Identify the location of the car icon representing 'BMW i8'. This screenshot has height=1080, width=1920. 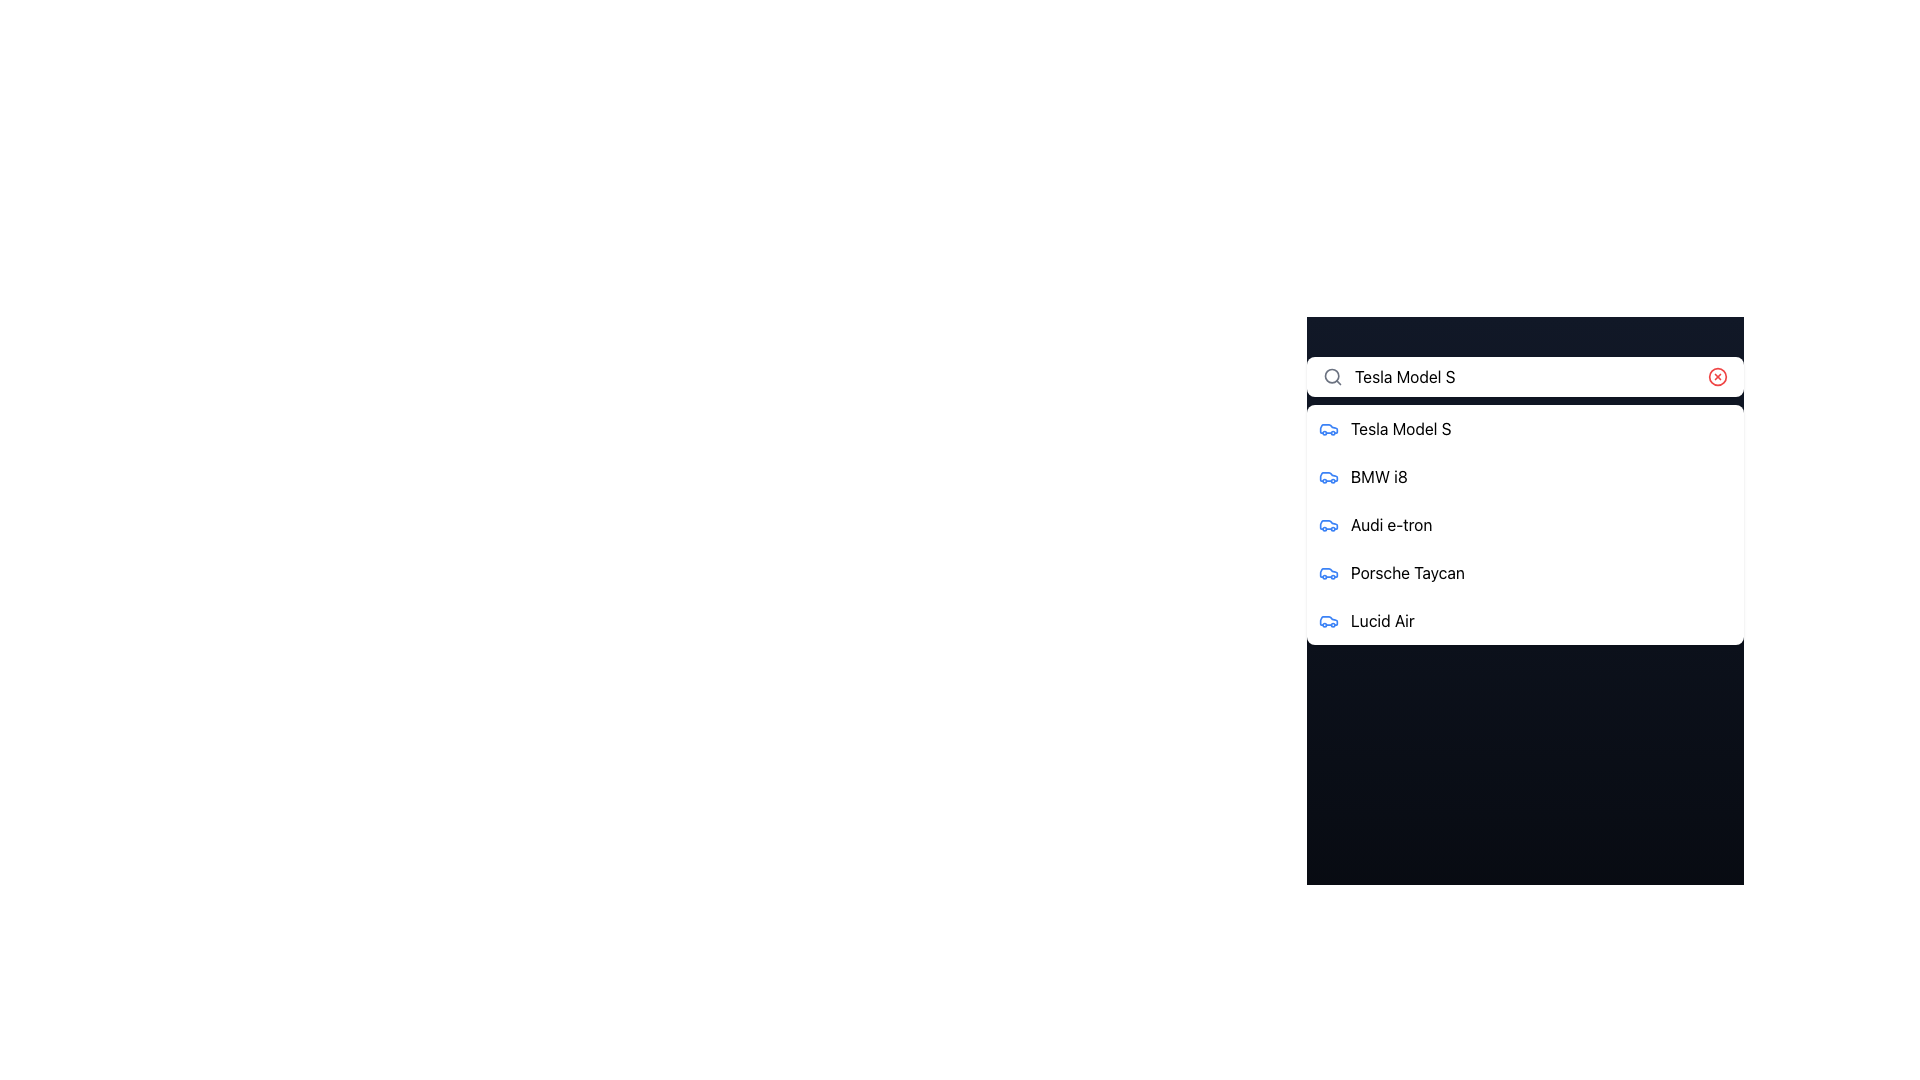
(1329, 477).